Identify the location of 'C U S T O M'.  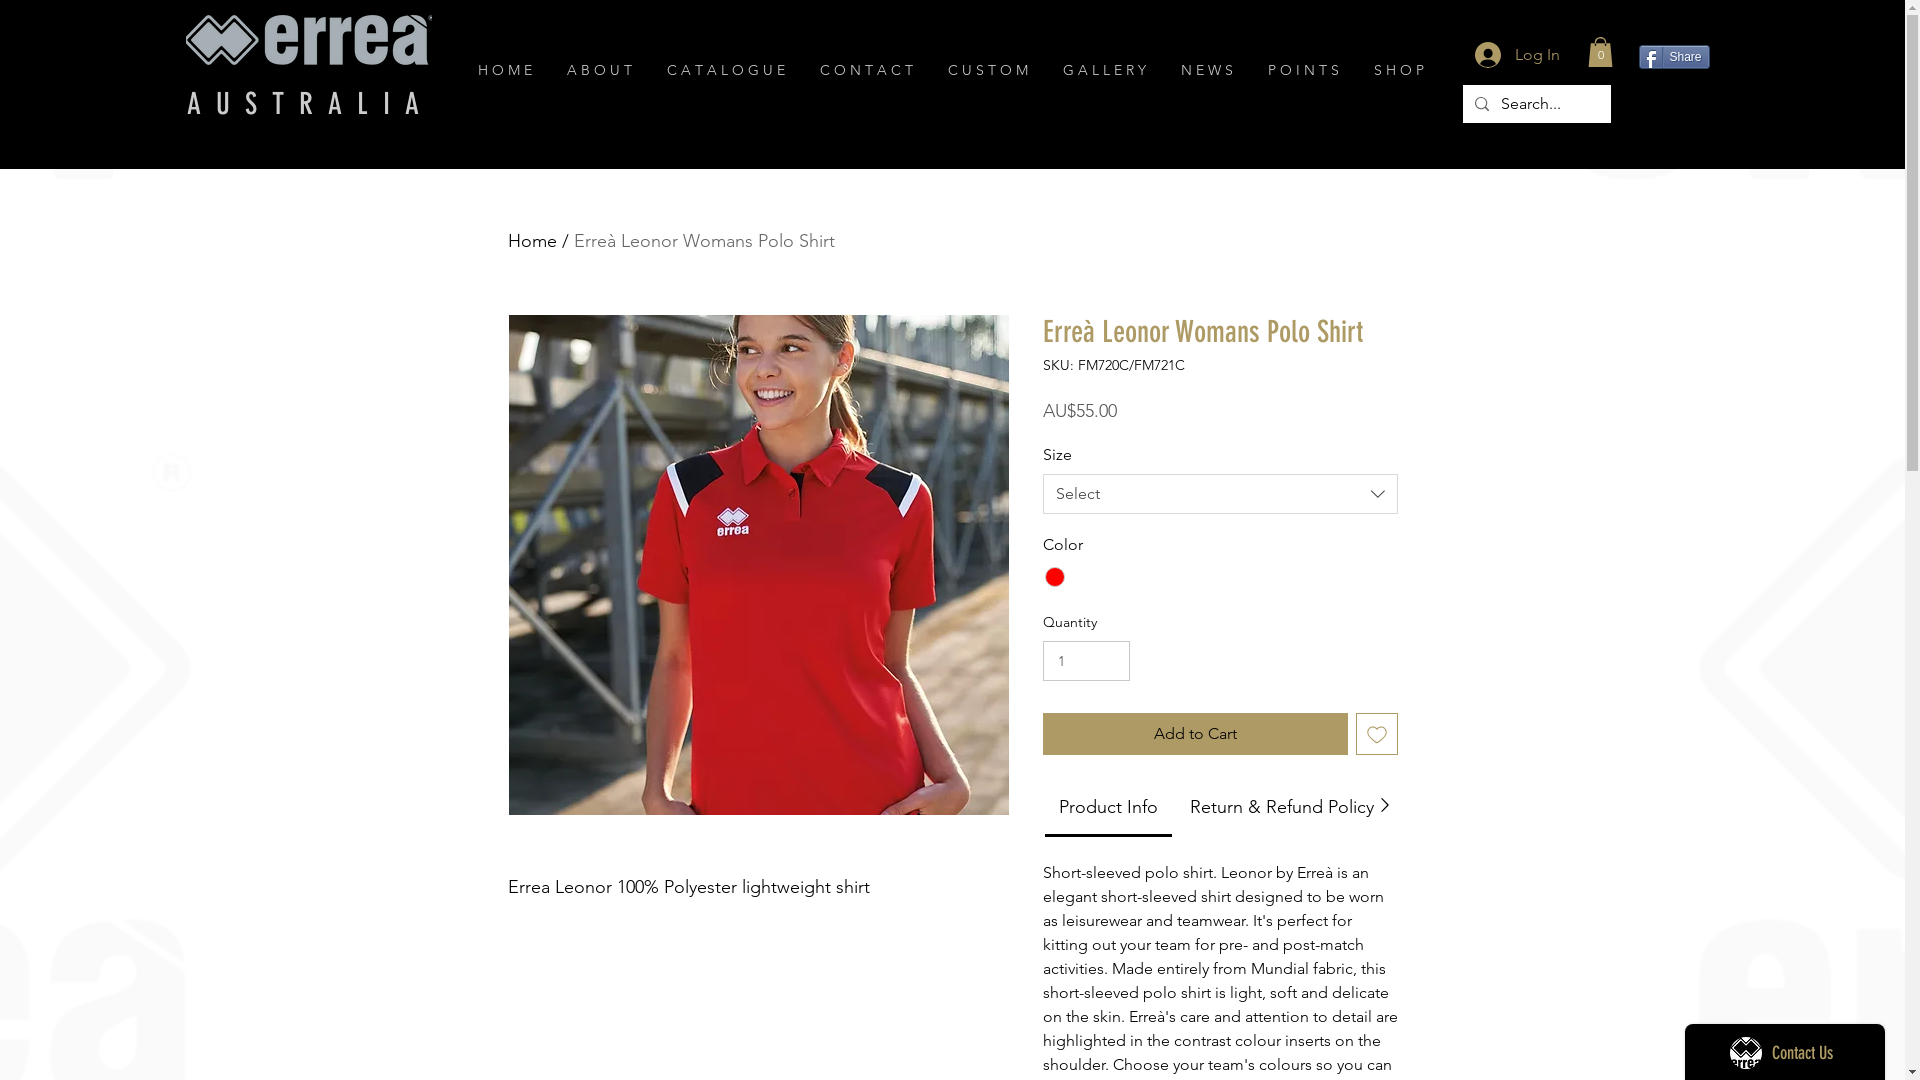
(989, 68).